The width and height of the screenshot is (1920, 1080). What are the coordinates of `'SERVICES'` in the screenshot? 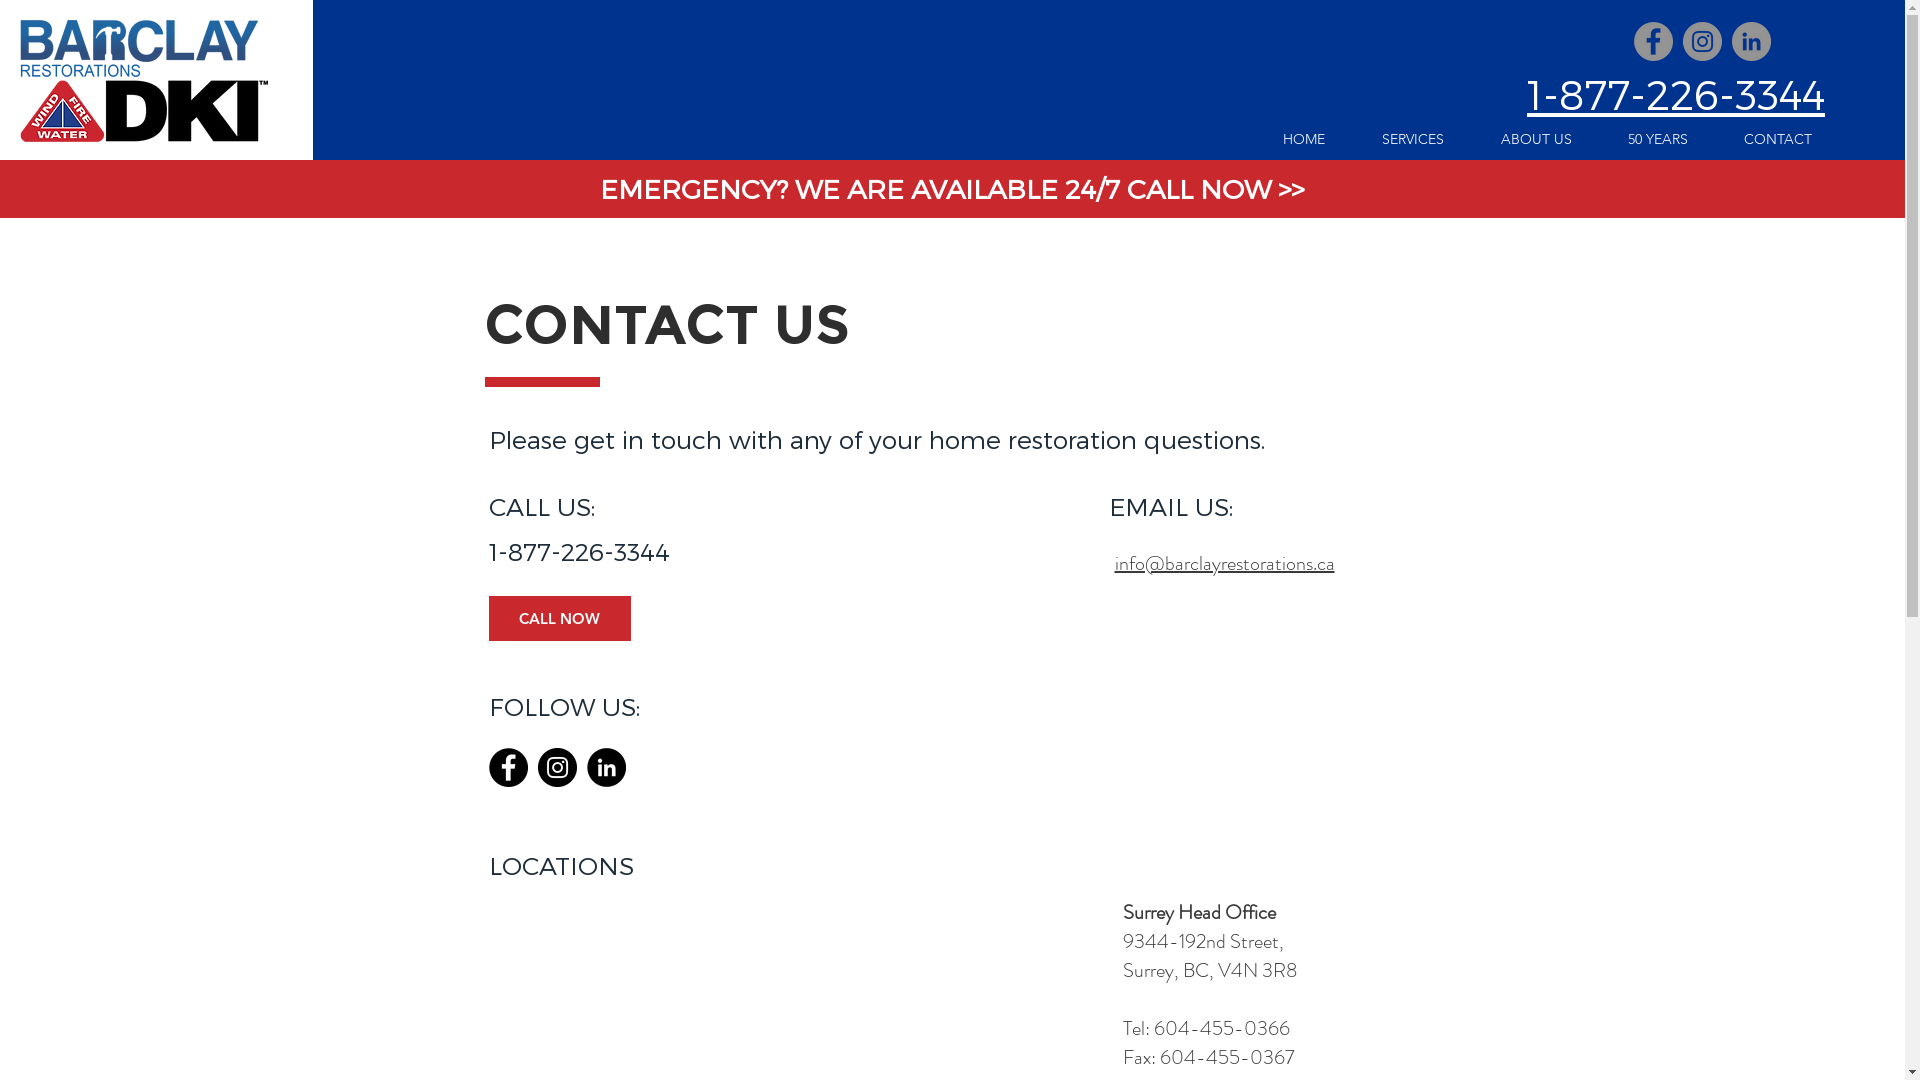 It's located at (1411, 138).